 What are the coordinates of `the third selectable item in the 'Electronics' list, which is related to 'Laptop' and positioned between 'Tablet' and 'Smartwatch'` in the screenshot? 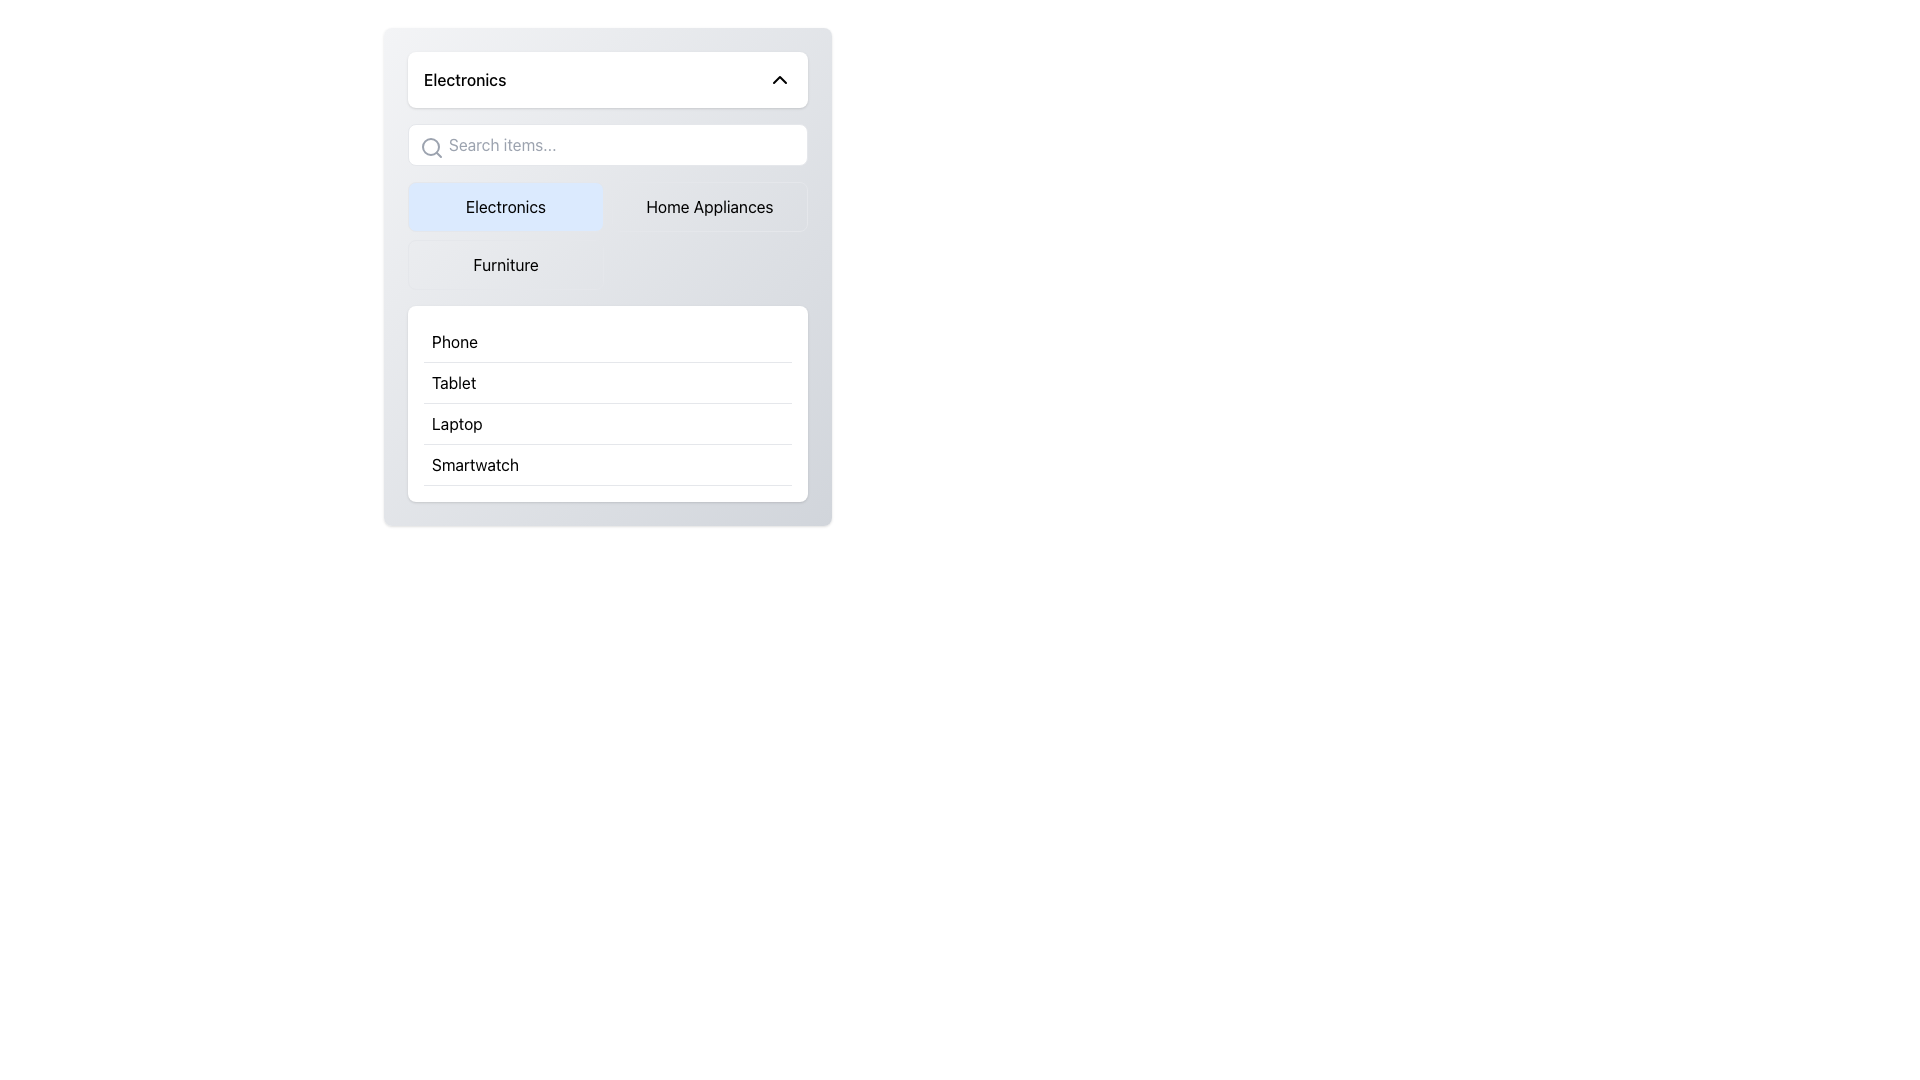 It's located at (607, 423).